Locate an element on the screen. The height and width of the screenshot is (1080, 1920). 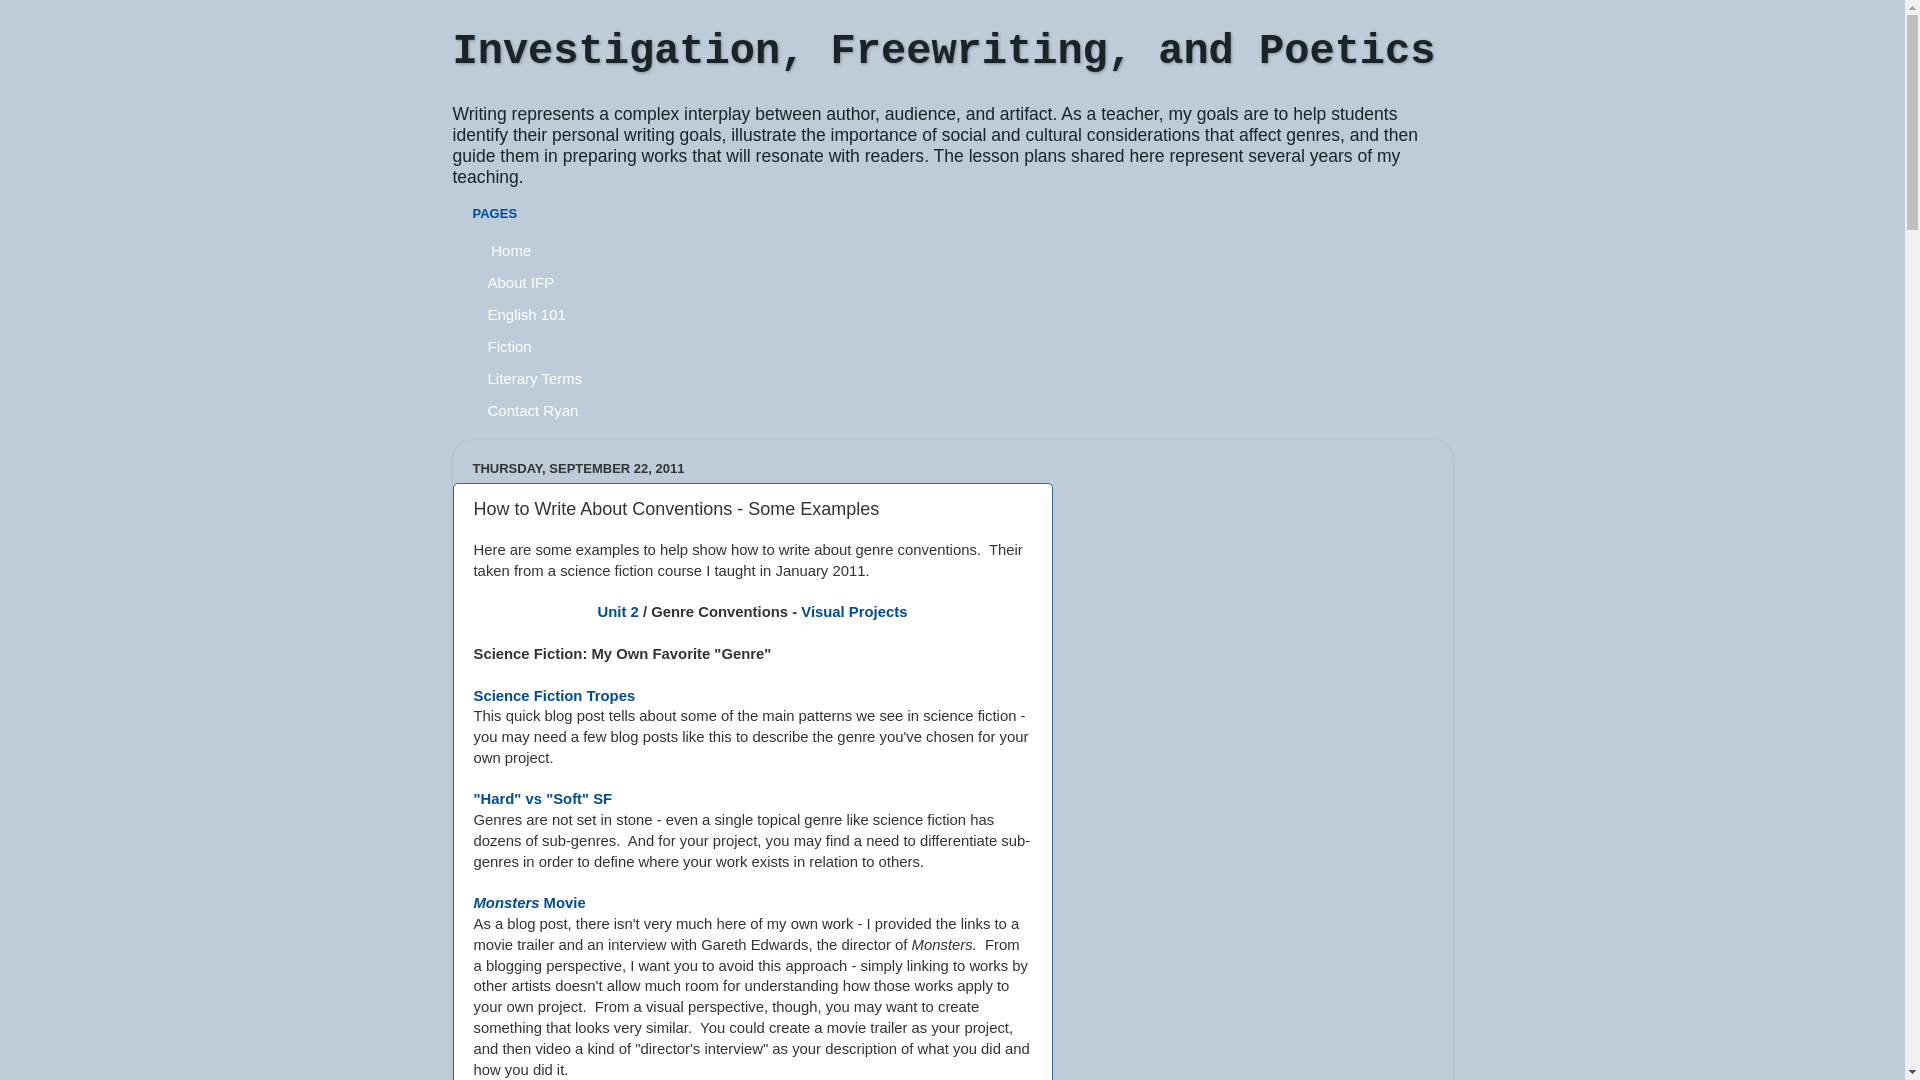
'Home' is located at coordinates (509, 249).